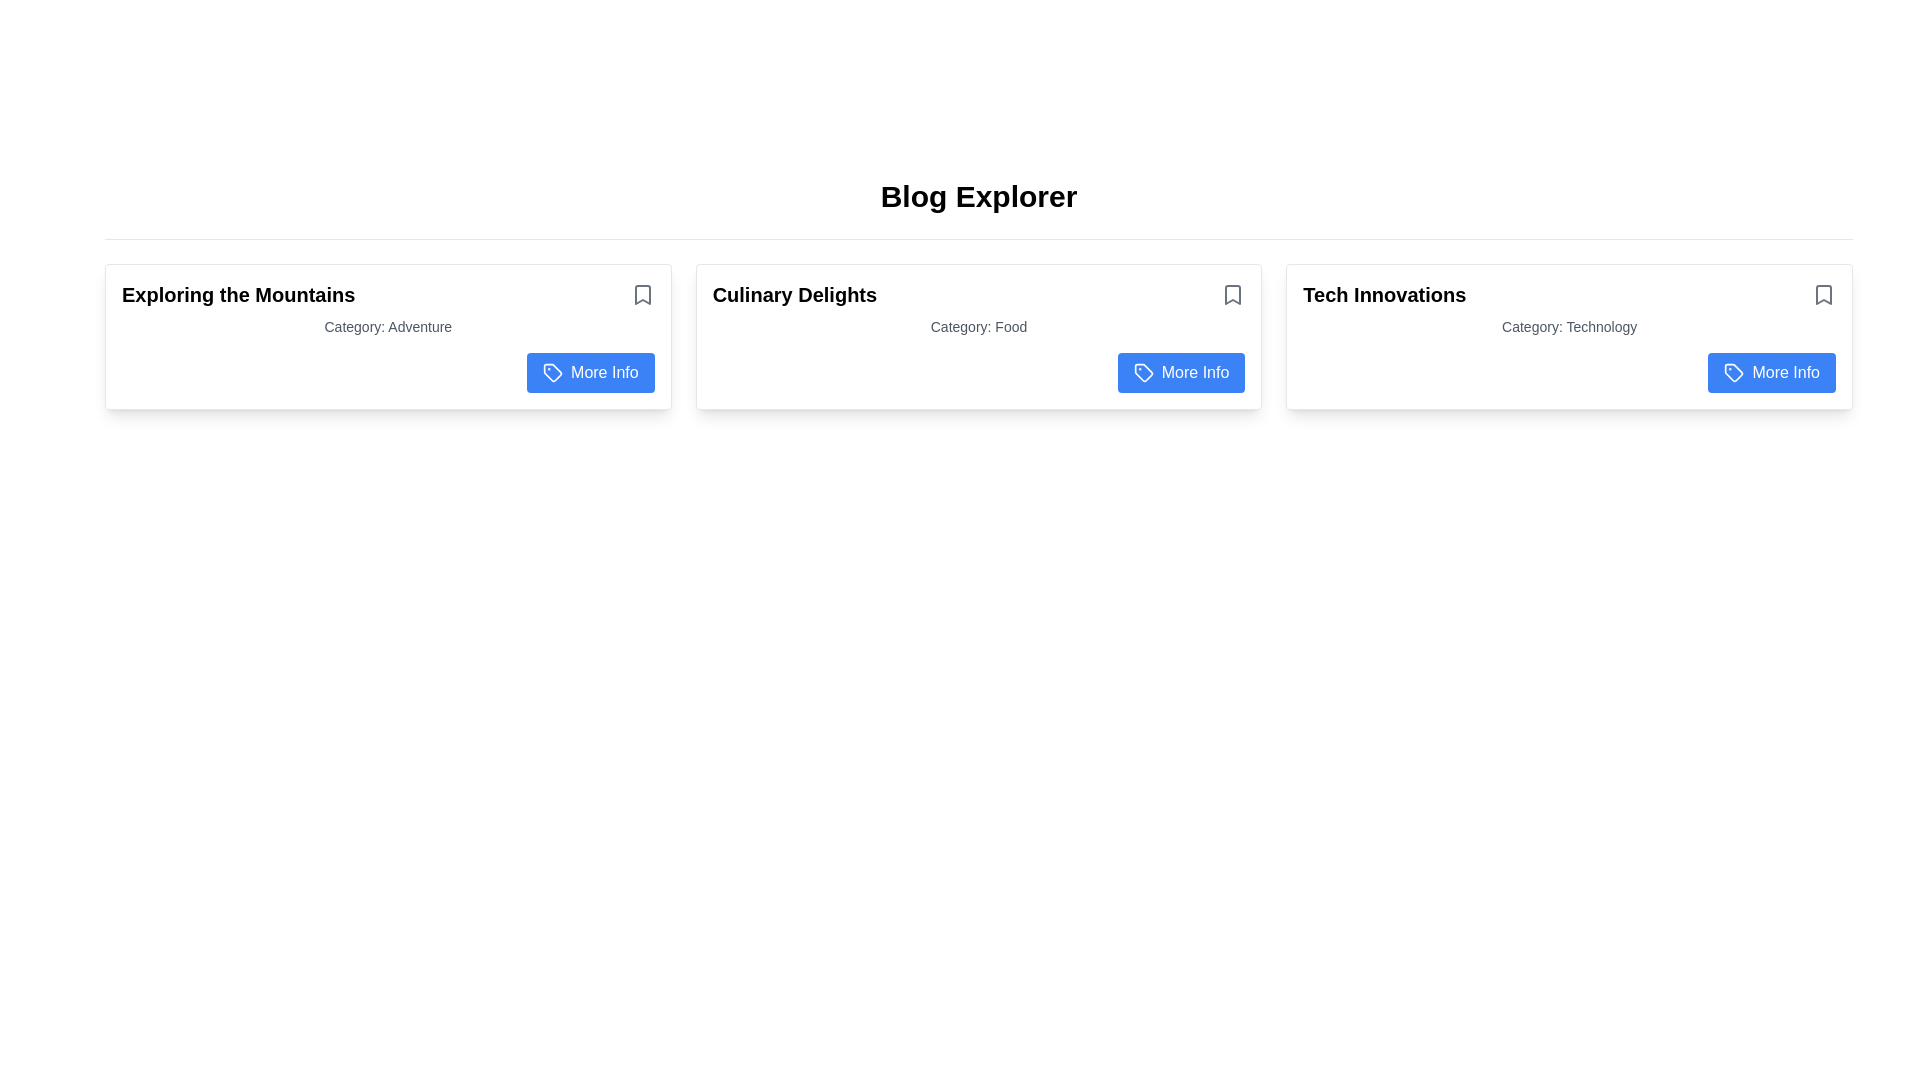  What do you see at coordinates (1772, 373) in the screenshot?
I see `the third blue button labeled 'More Info' with a price tag icon in the 'Tech Innovations' card` at bounding box center [1772, 373].